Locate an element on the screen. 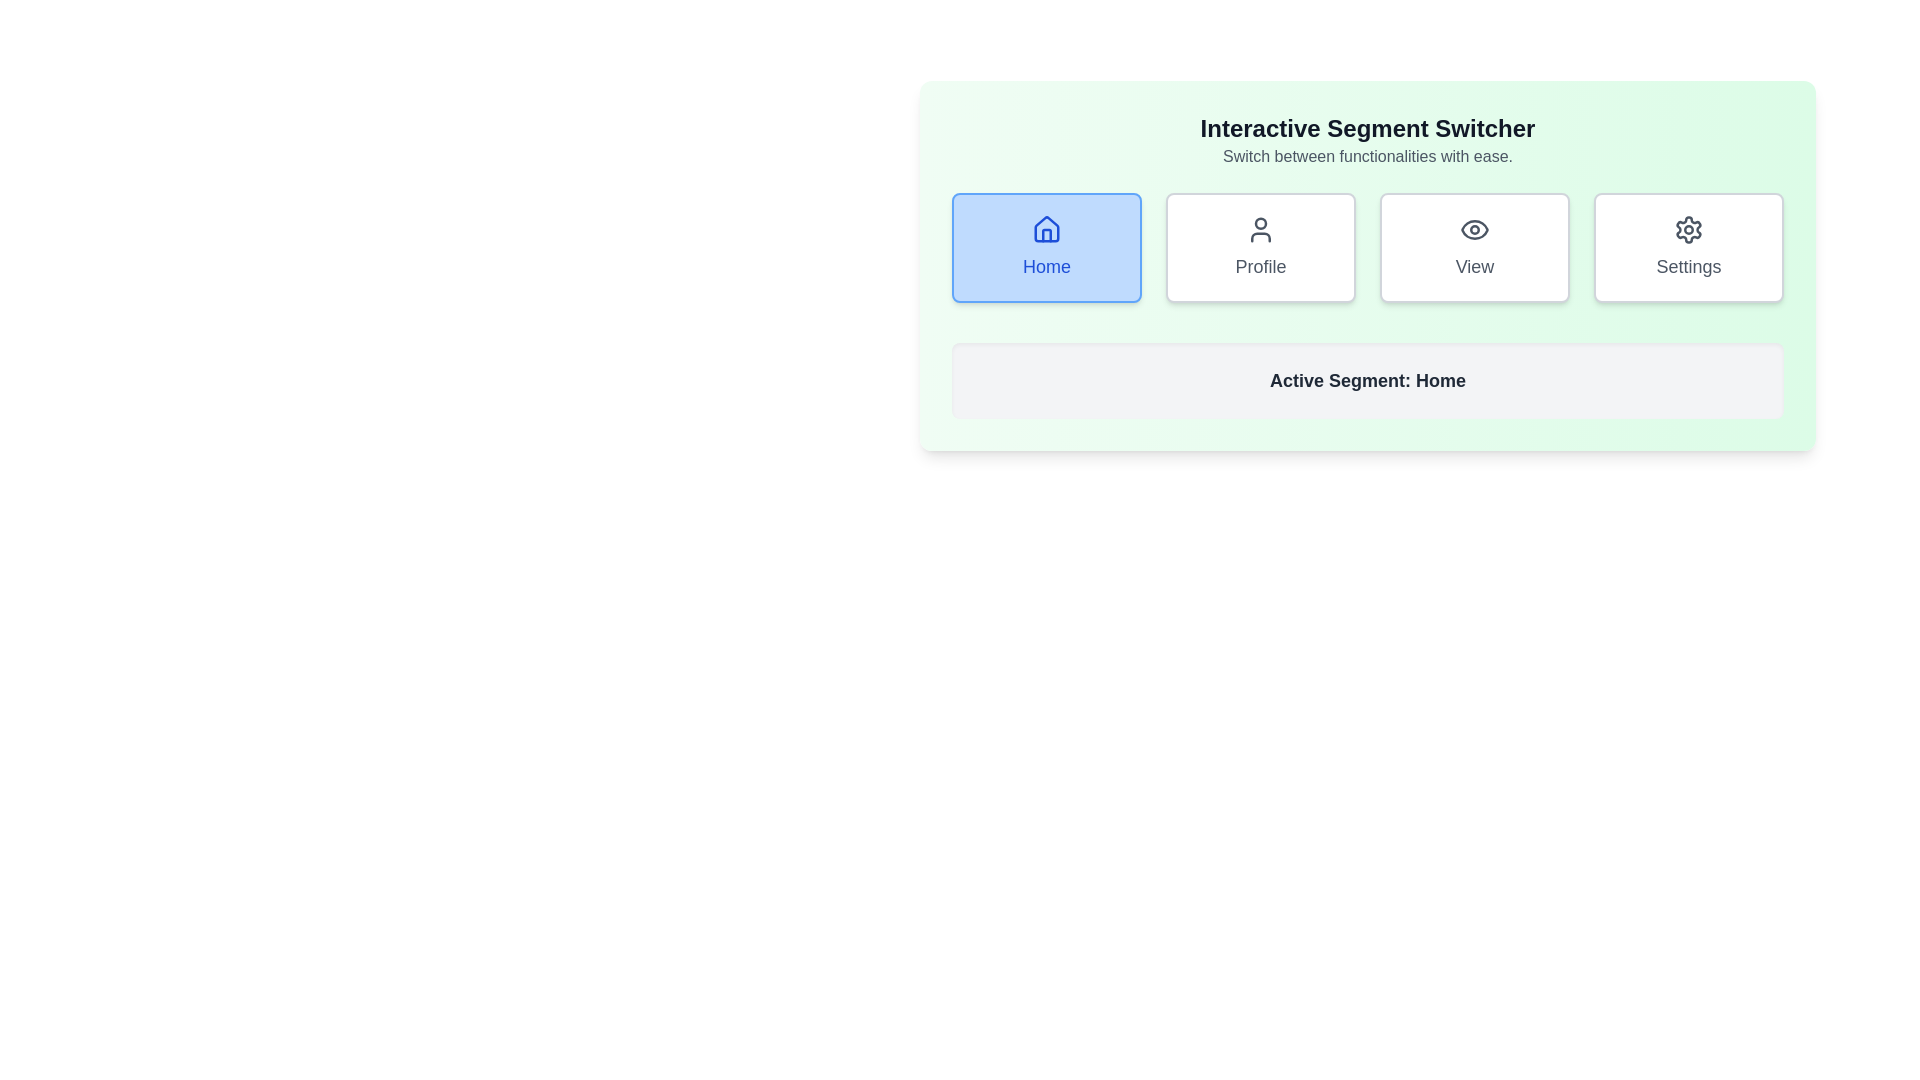 The image size is (1920, 1080). the white rectangular button with rounded corners and an eye icon labeled 'View', located beneath the heading 'Interactive Segment Switcher' is located at coordinates (1474, 246).